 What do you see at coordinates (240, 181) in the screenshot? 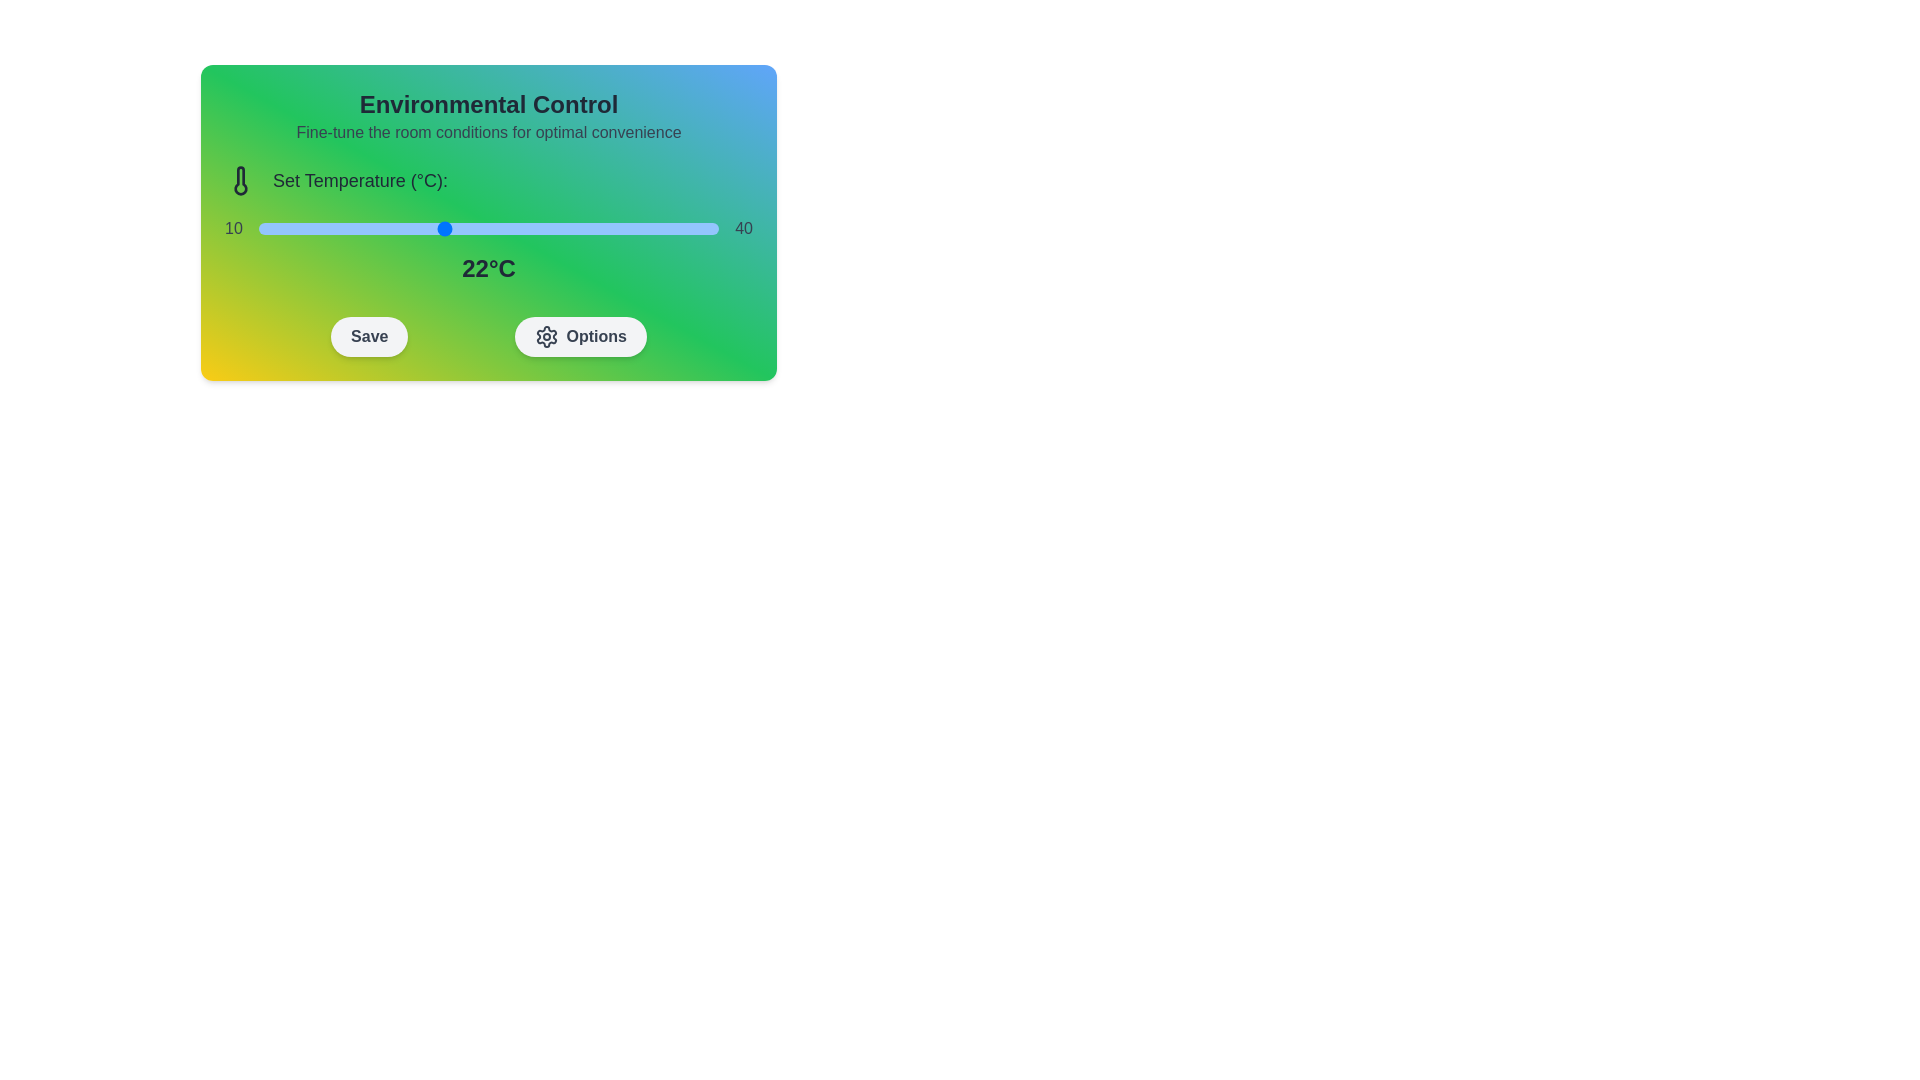
I see `the Decorative component of the thermometer icon, which is located at the bottom of the thermometer icon in the upper left section of the interface panel` at bounding box center [240, 181].